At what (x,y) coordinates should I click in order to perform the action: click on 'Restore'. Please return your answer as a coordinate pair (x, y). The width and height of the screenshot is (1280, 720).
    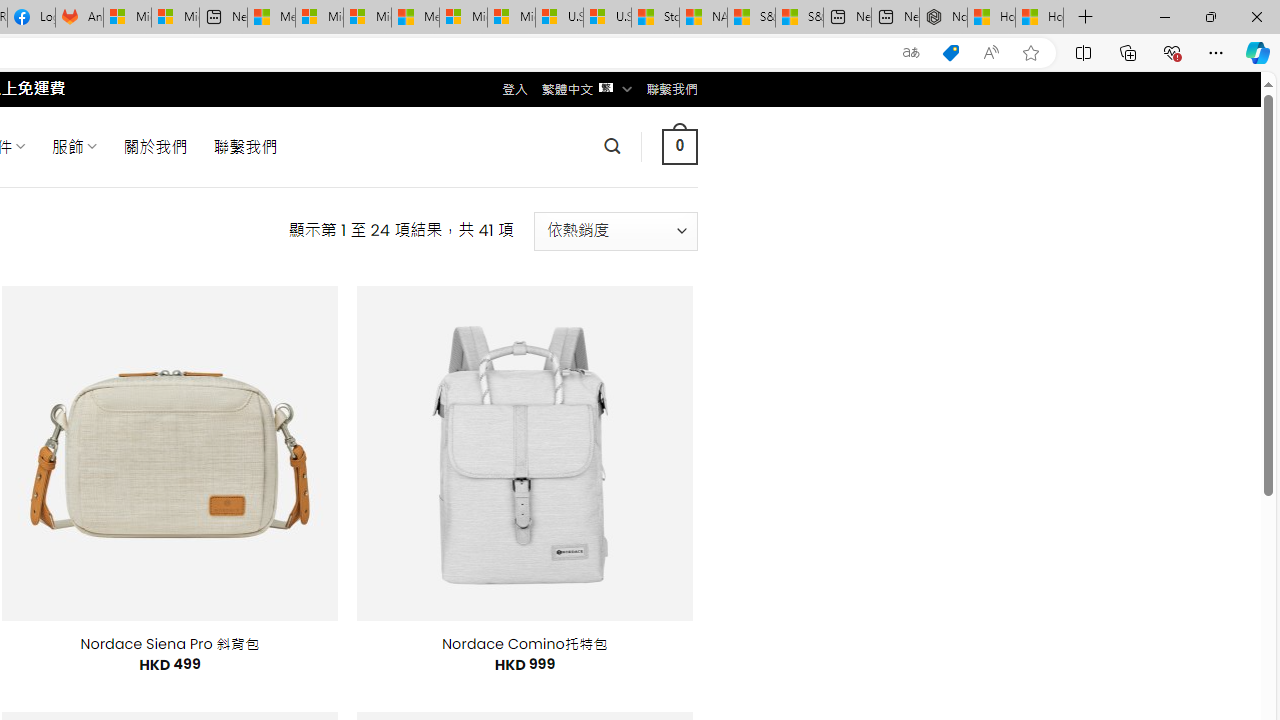
    Looking at the image, I should click on (1209, 16).